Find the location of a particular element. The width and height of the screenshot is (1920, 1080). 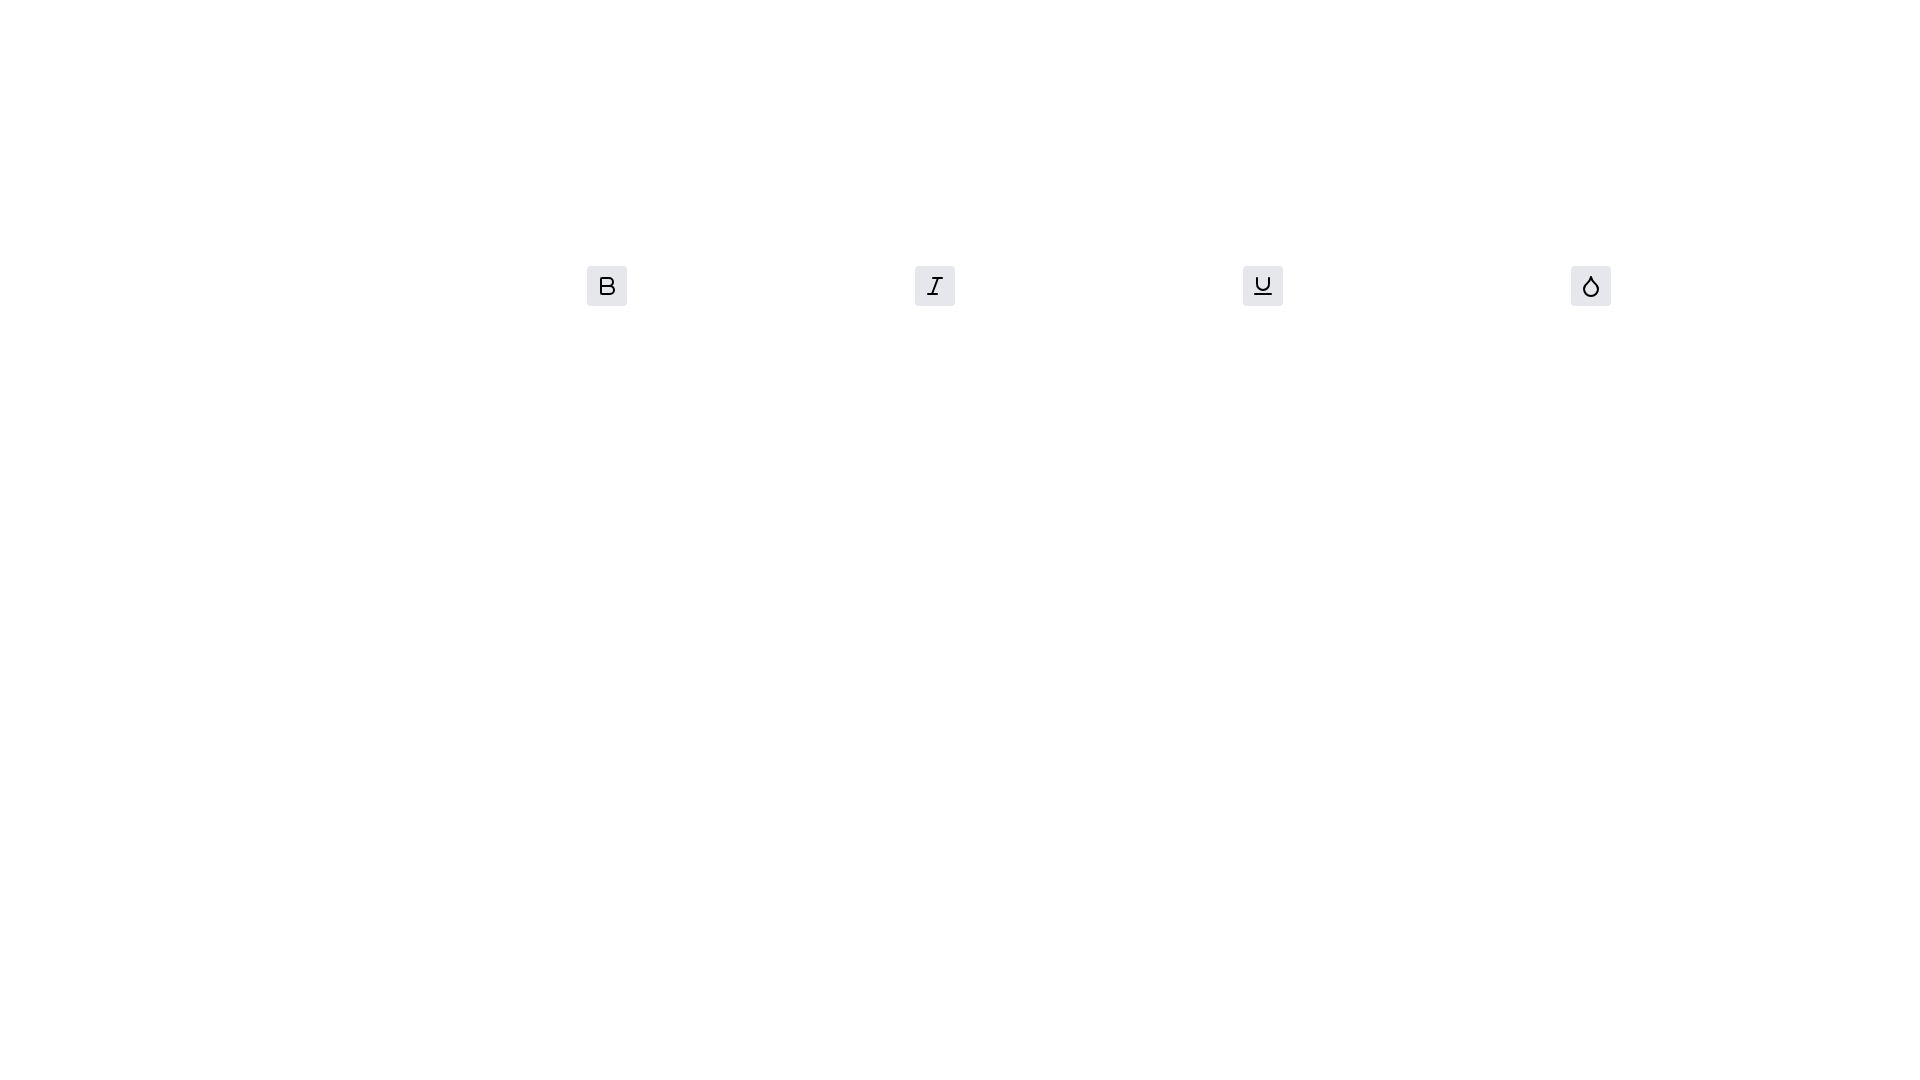

the first button in the horizontal toolbar with a gray background and a bold 'B' icon to apply bold formatting is located at coordinates (605, 285).